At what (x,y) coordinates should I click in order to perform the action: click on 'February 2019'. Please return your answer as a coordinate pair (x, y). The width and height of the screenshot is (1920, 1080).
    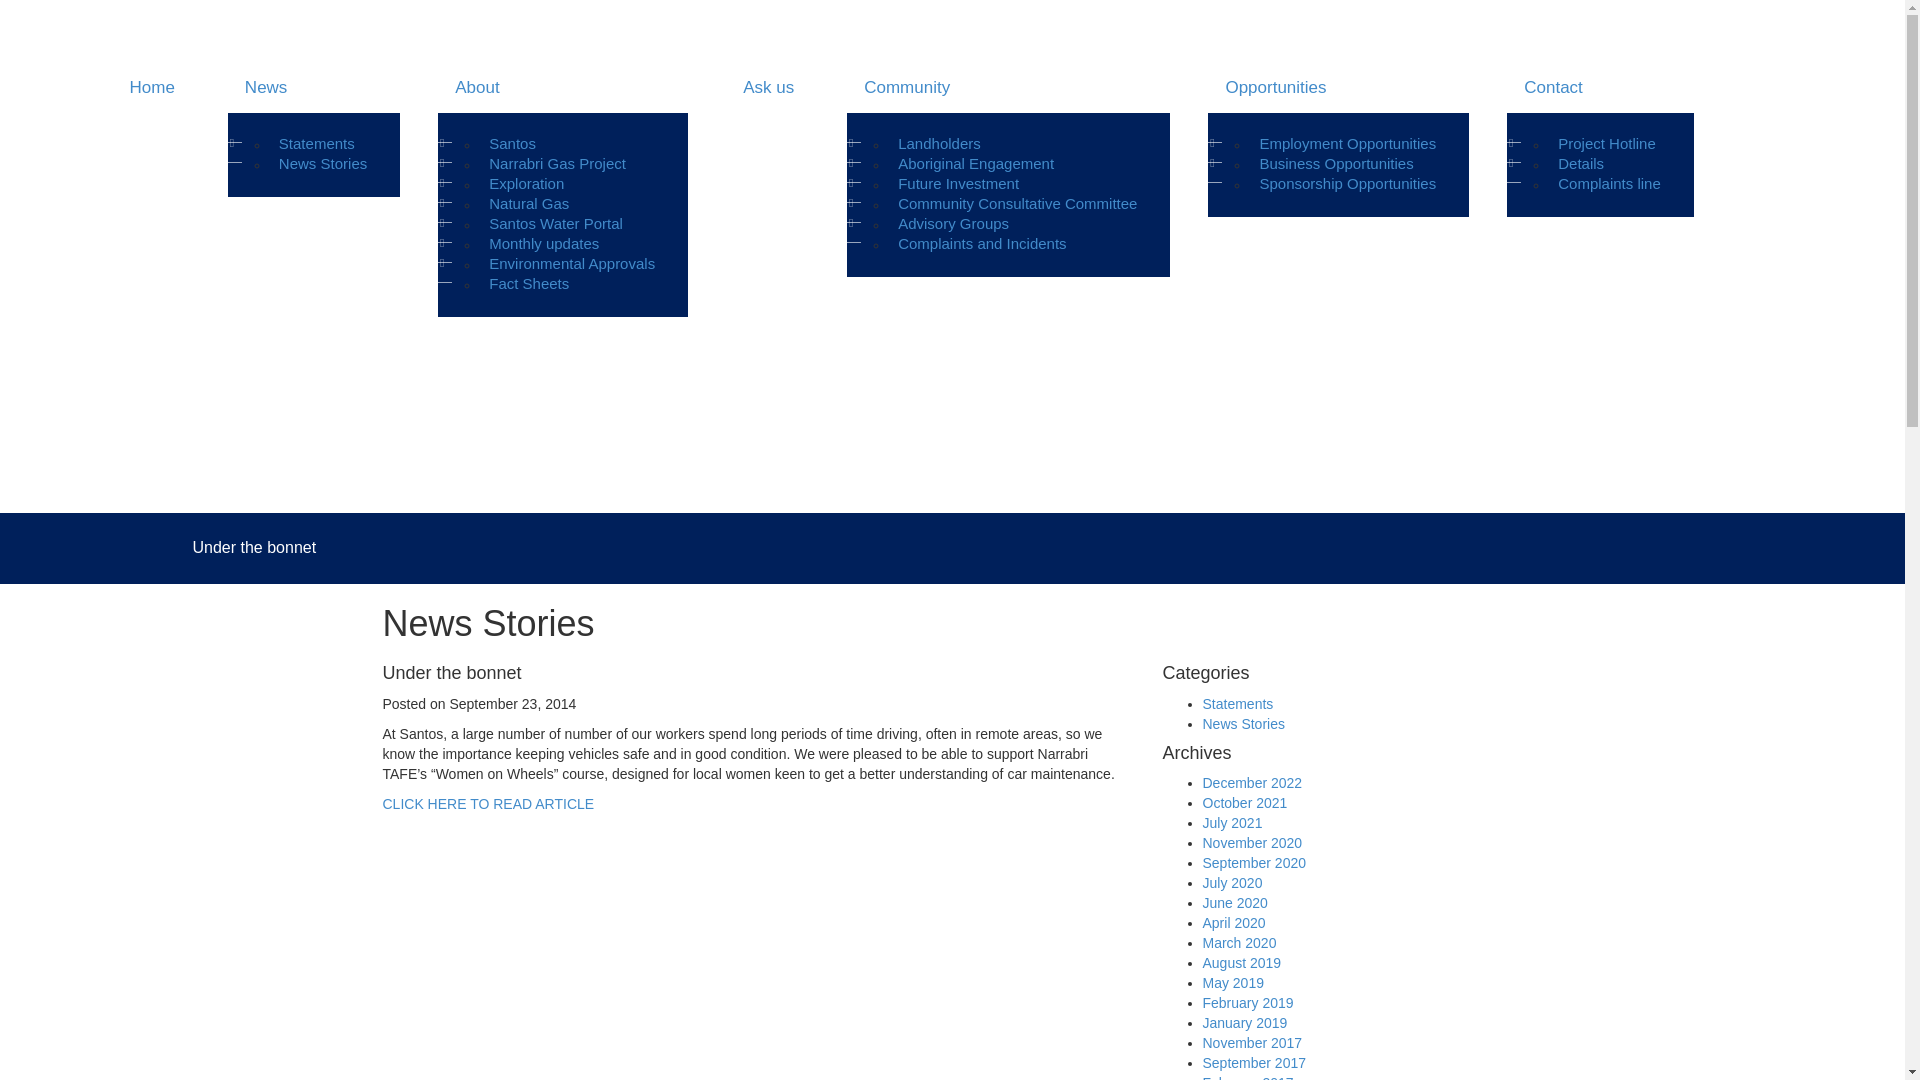
    Looking at the image, I should click on (1246, 1002).